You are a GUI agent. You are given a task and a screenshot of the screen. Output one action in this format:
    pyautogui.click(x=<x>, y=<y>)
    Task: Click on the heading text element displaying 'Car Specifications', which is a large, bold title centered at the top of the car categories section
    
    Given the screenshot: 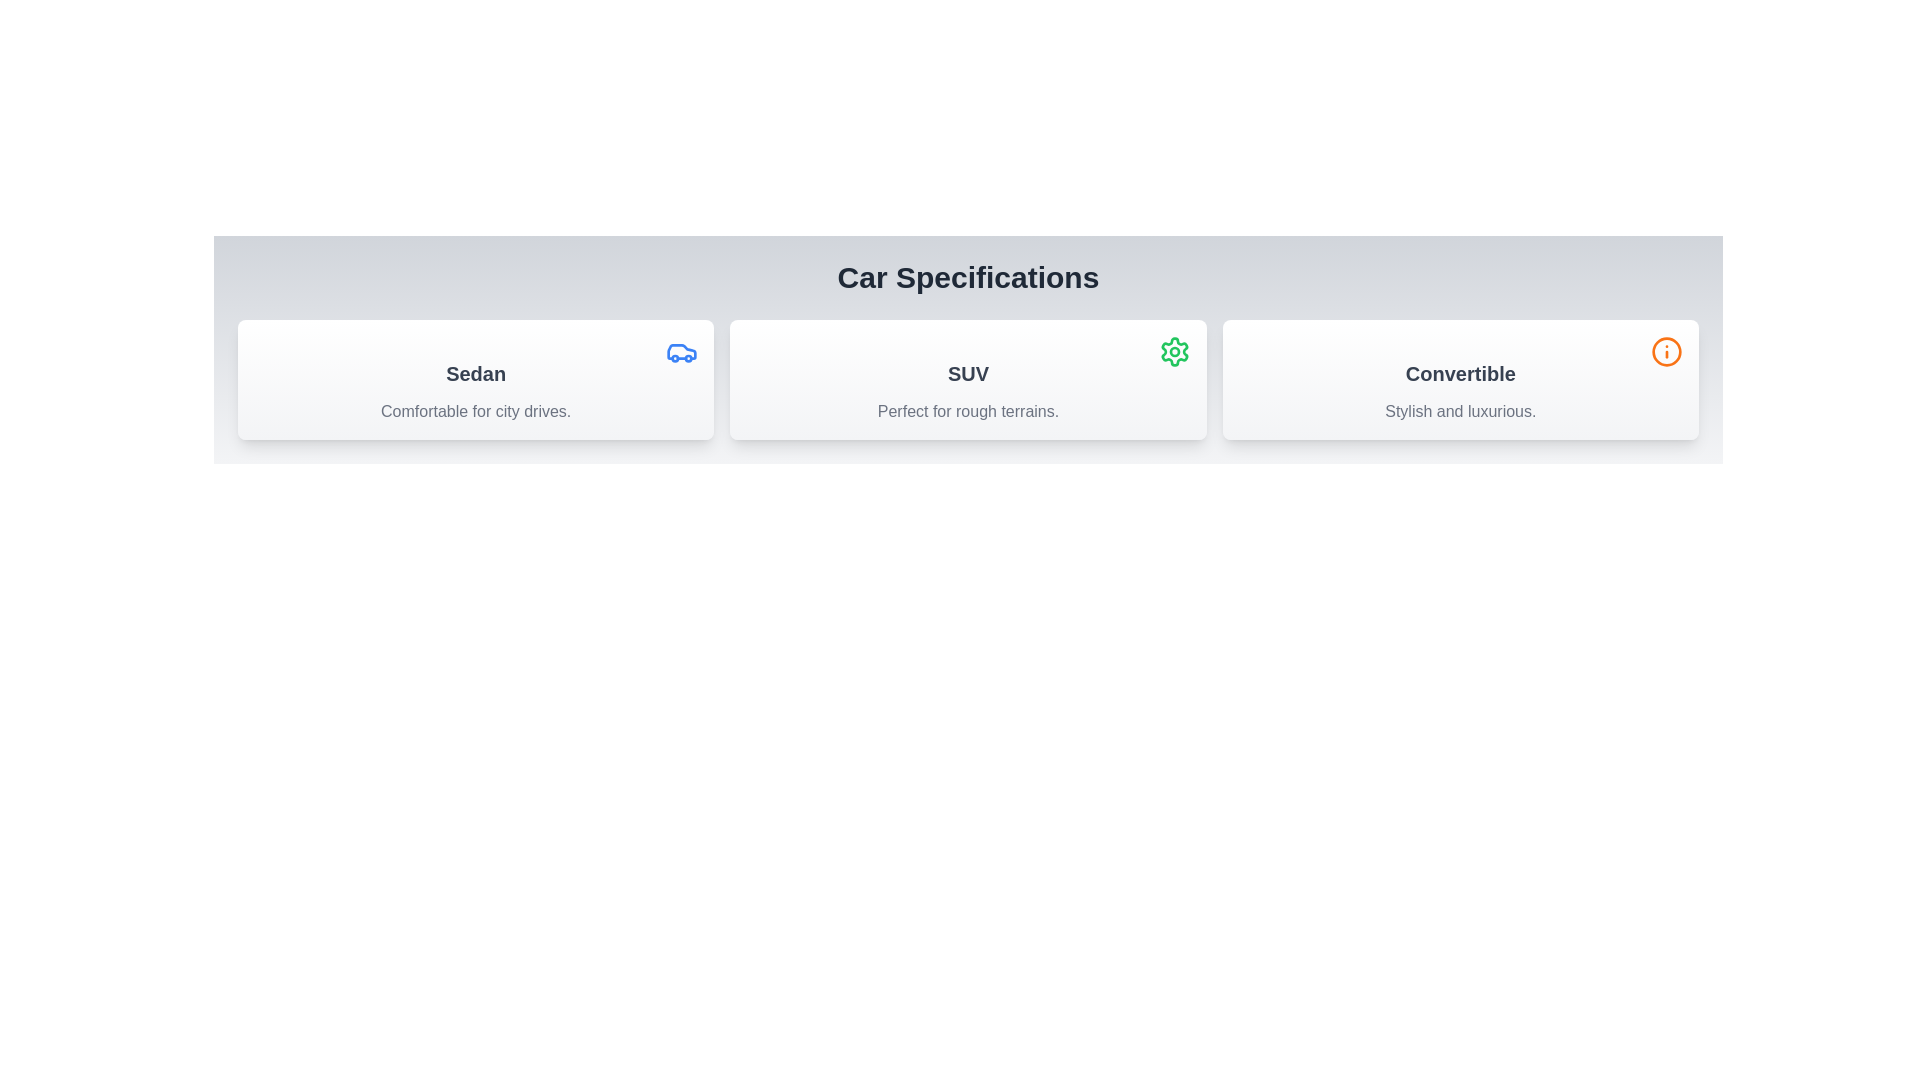 What is the action you would take?
    pyautogui.click(x=968, y=277)
    